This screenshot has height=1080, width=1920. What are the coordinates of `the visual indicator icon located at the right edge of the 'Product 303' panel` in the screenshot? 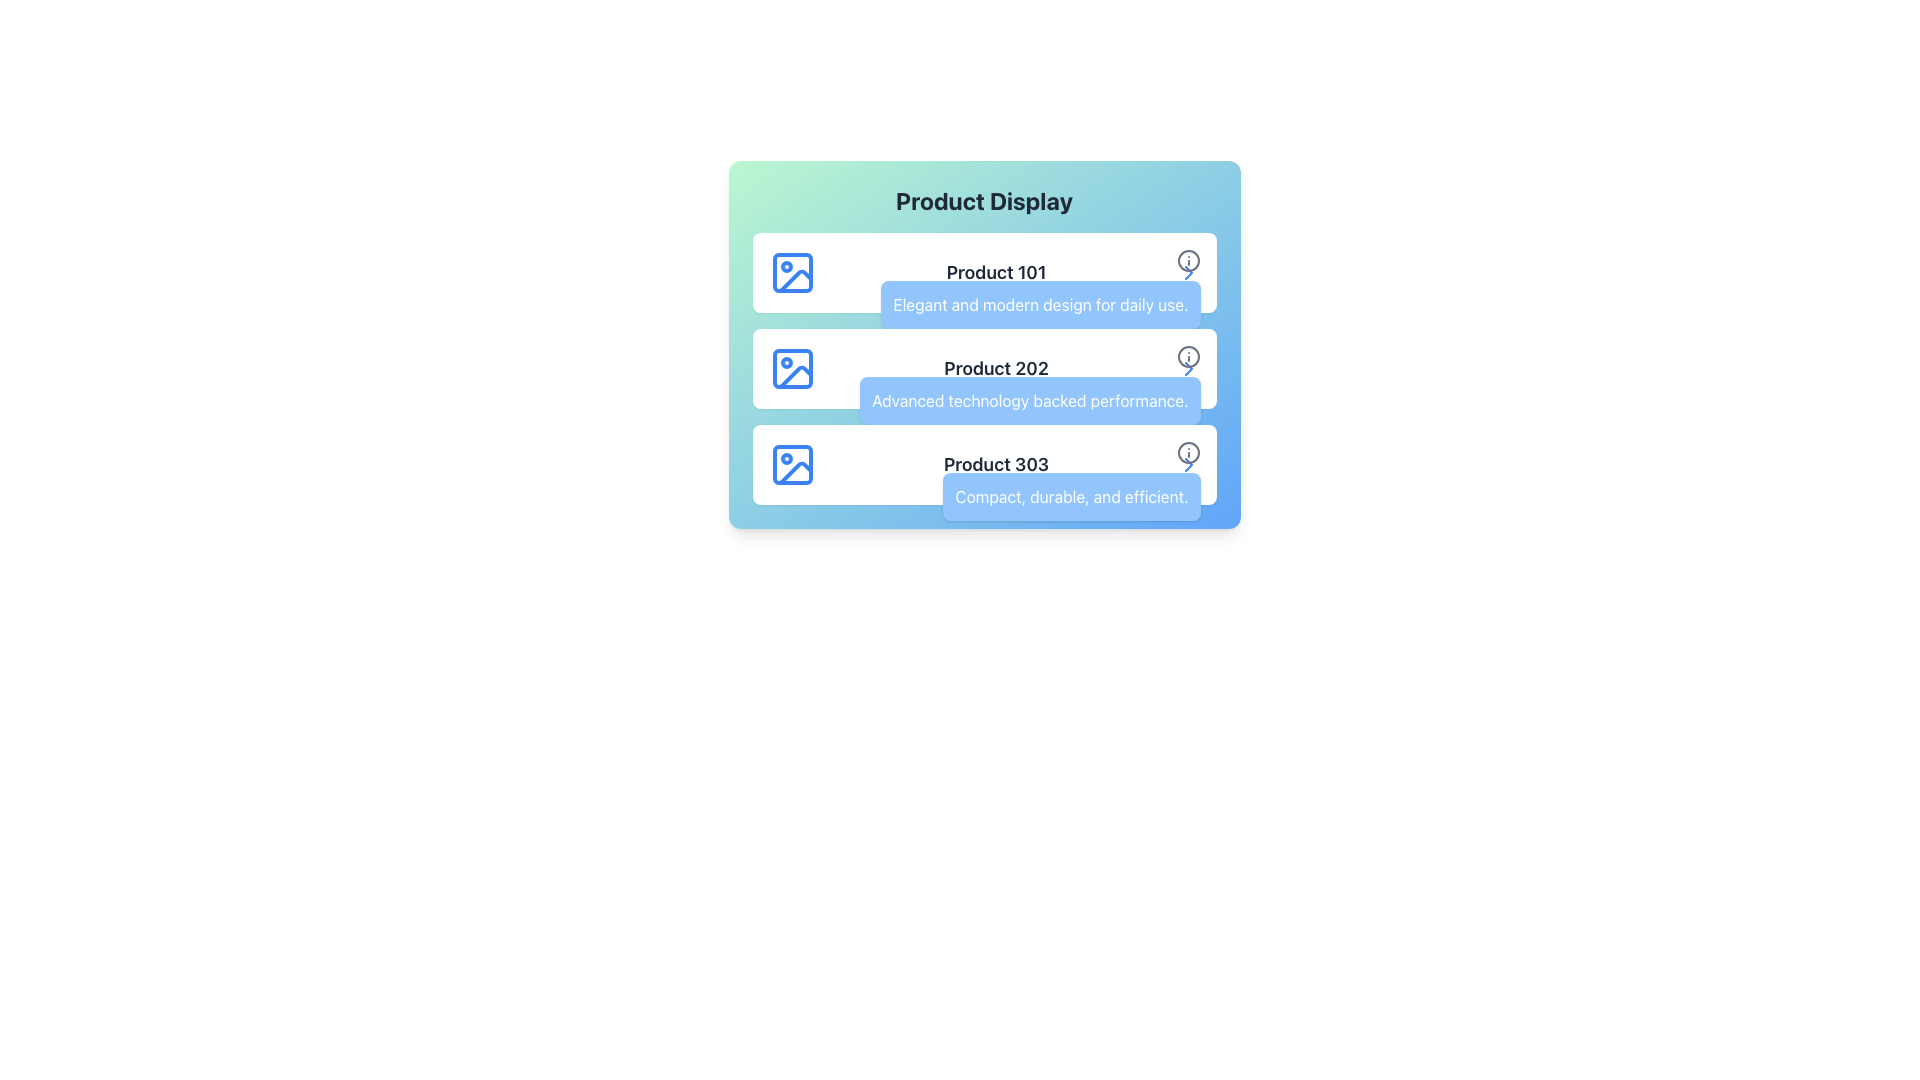 It's located at (1188, 465).